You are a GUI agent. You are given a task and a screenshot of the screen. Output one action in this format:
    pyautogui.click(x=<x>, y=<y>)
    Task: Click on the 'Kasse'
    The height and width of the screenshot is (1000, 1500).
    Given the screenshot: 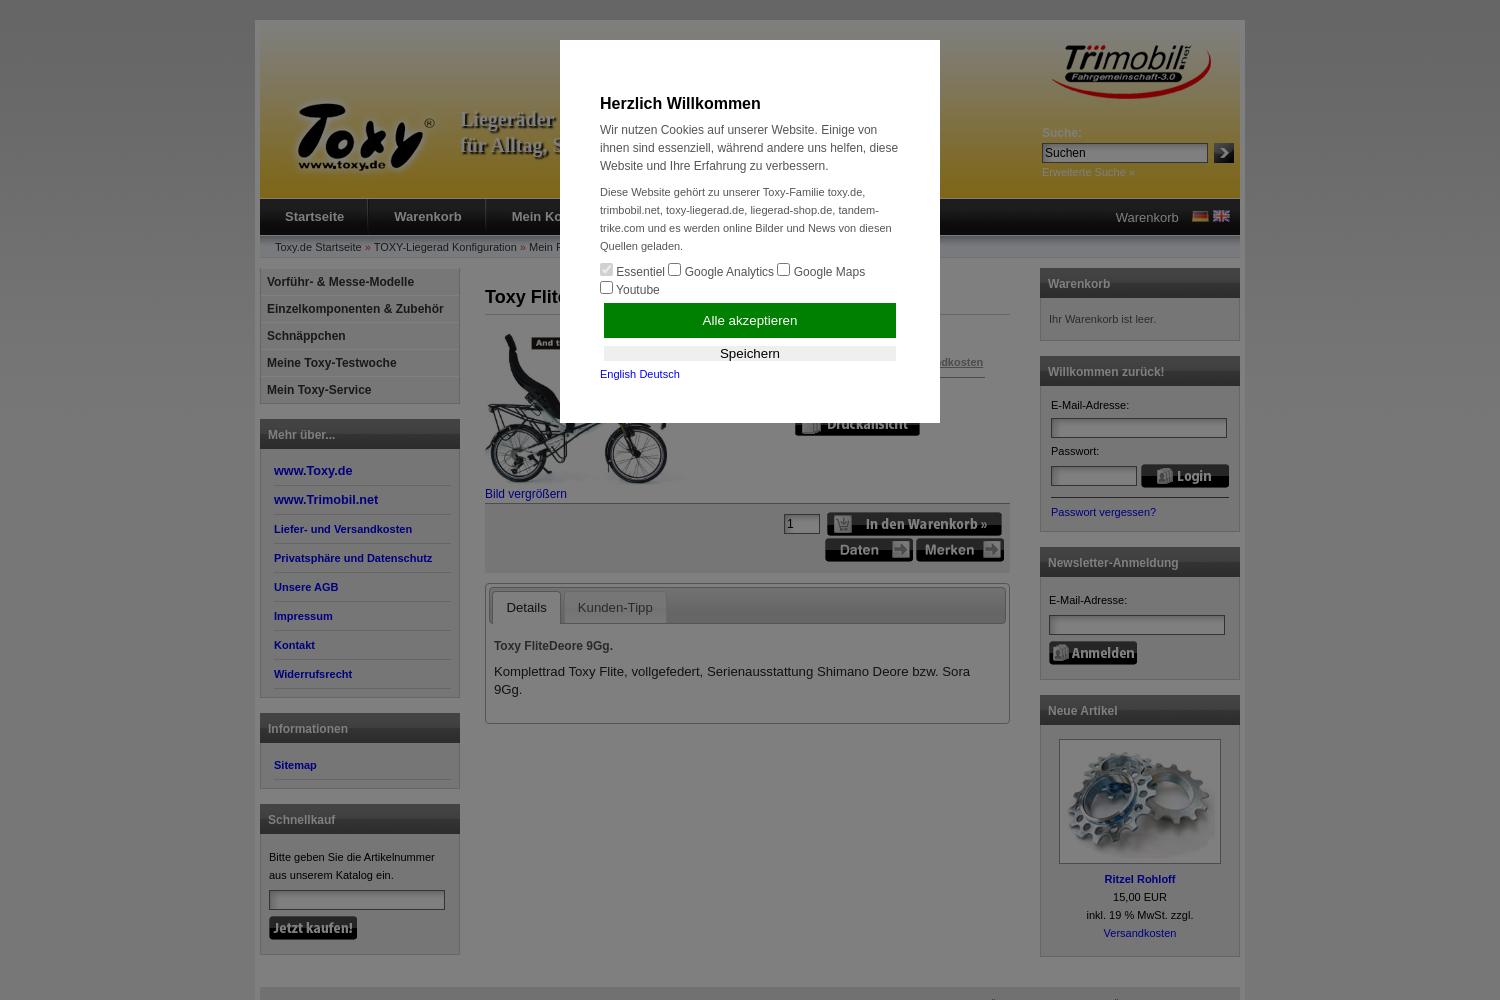 What is the action you would take?
    pyautogui.click(x=772, y=215)
    